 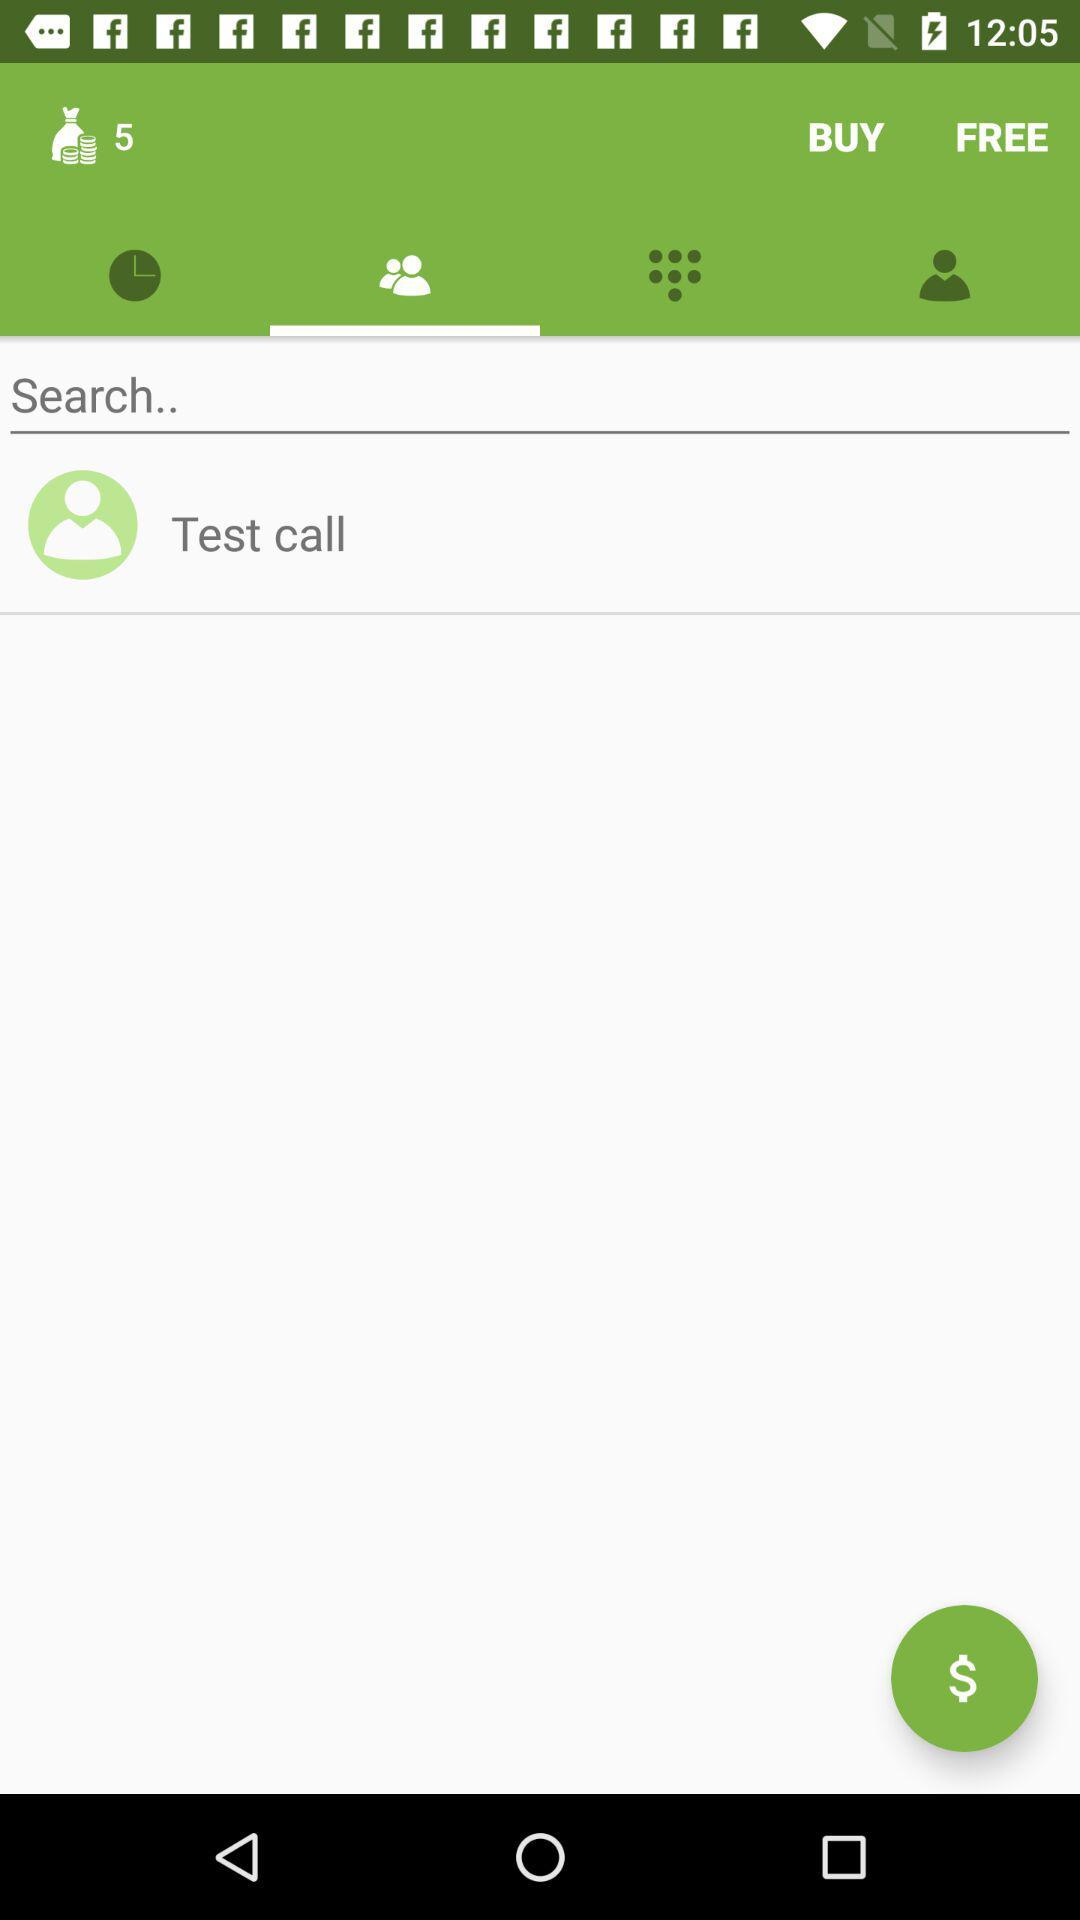 I want to click on people icon right to timer icon, so click(x=405, y=272).